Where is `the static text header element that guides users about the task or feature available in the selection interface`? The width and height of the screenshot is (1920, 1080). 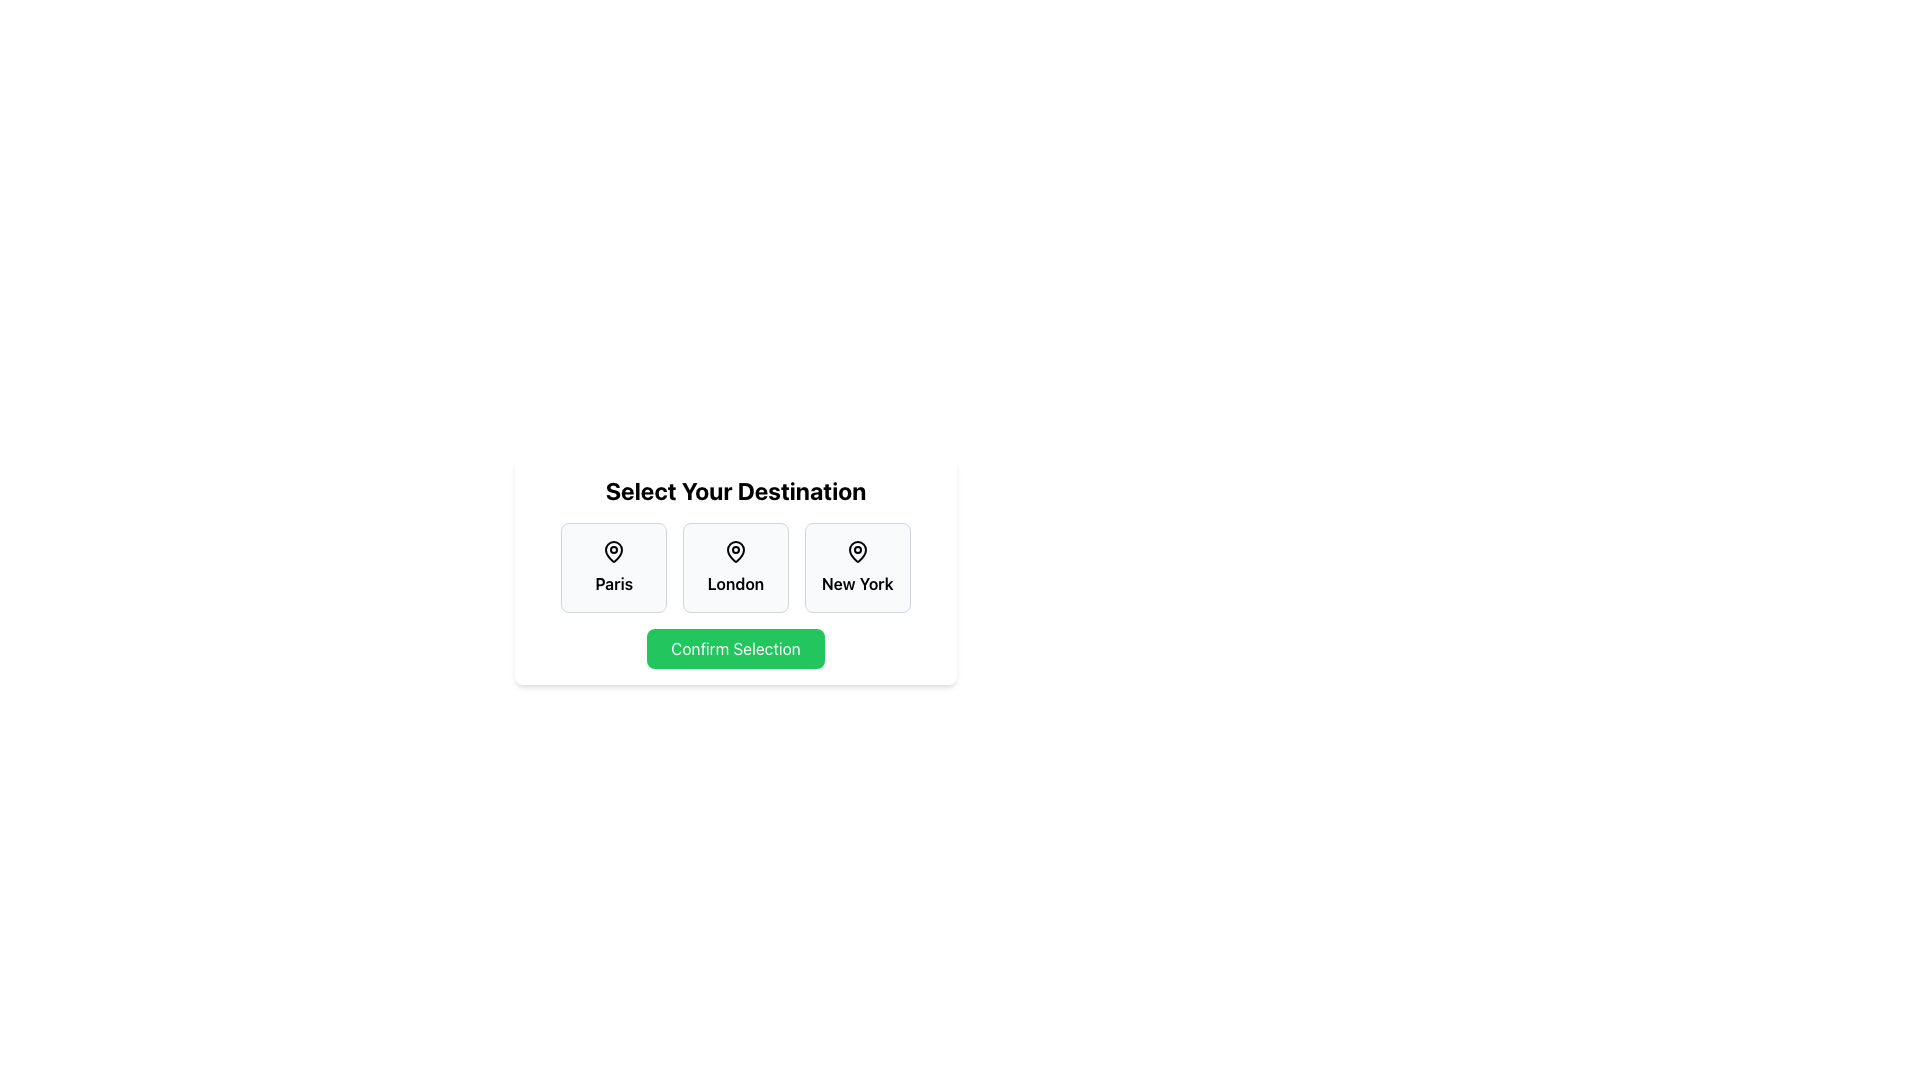 the static text header element that guides users about the task or feature available in the selection interface is located at coordinates (734, 490).